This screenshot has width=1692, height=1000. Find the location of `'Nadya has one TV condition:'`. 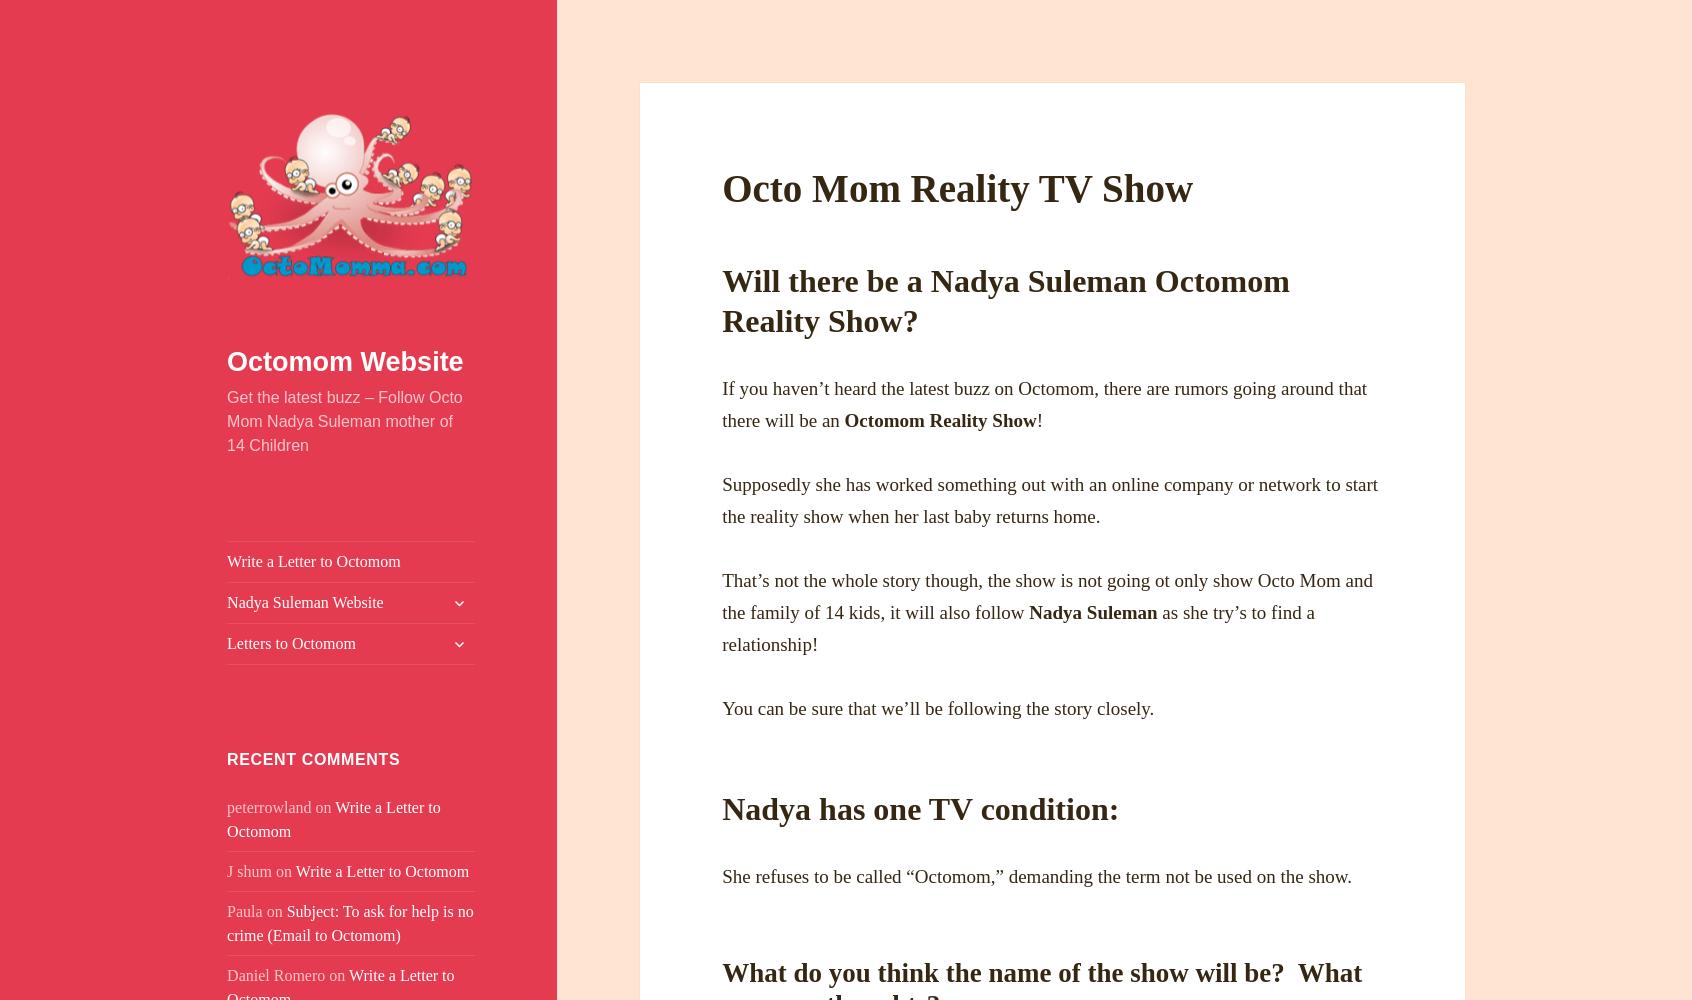

'Nadya has one TV condition:' is located at coordinates (920, 808).